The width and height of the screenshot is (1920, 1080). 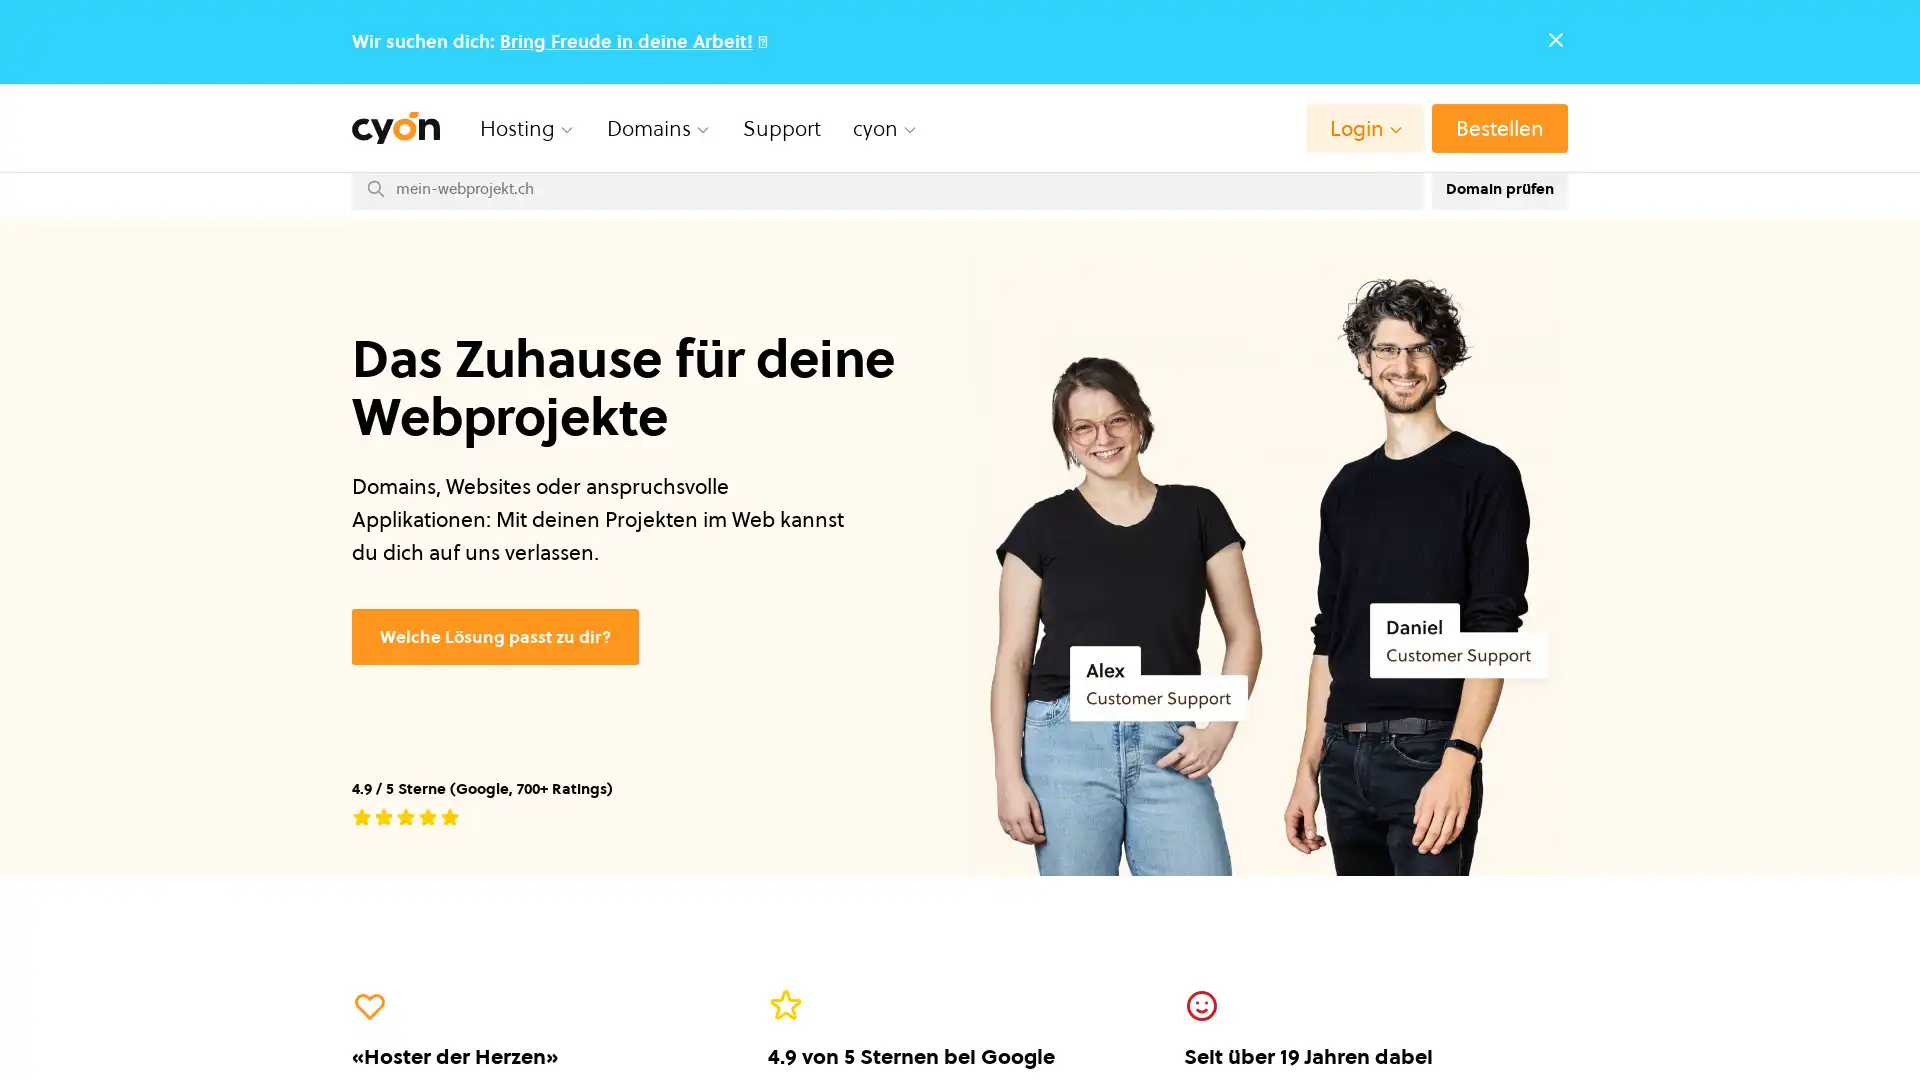 I want to click on cyon, so click(x=884, y=127).